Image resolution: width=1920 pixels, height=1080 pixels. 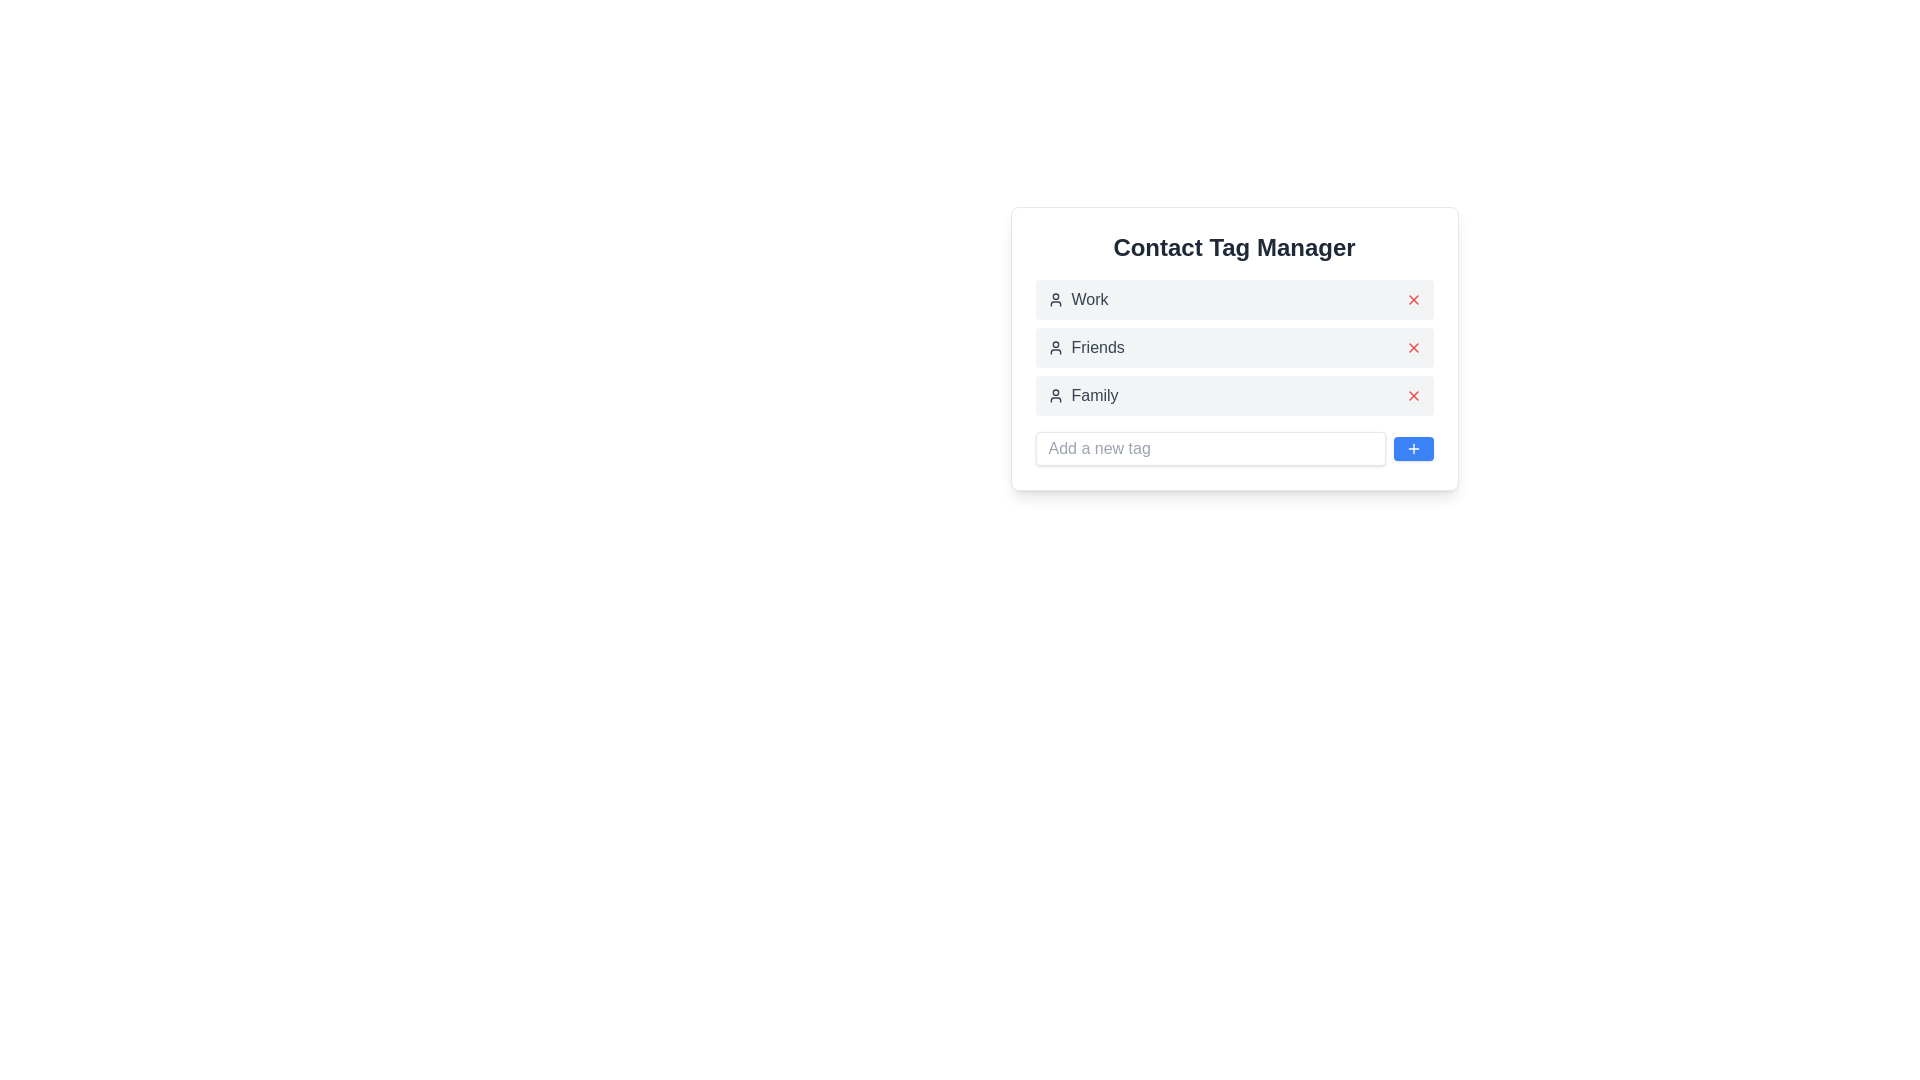 What do you see at coordinates (1054, 346) in the screenshot?
I see `the user icon located to the left of the 'Friends' label in the UI` at bounding box center [1054, 346].